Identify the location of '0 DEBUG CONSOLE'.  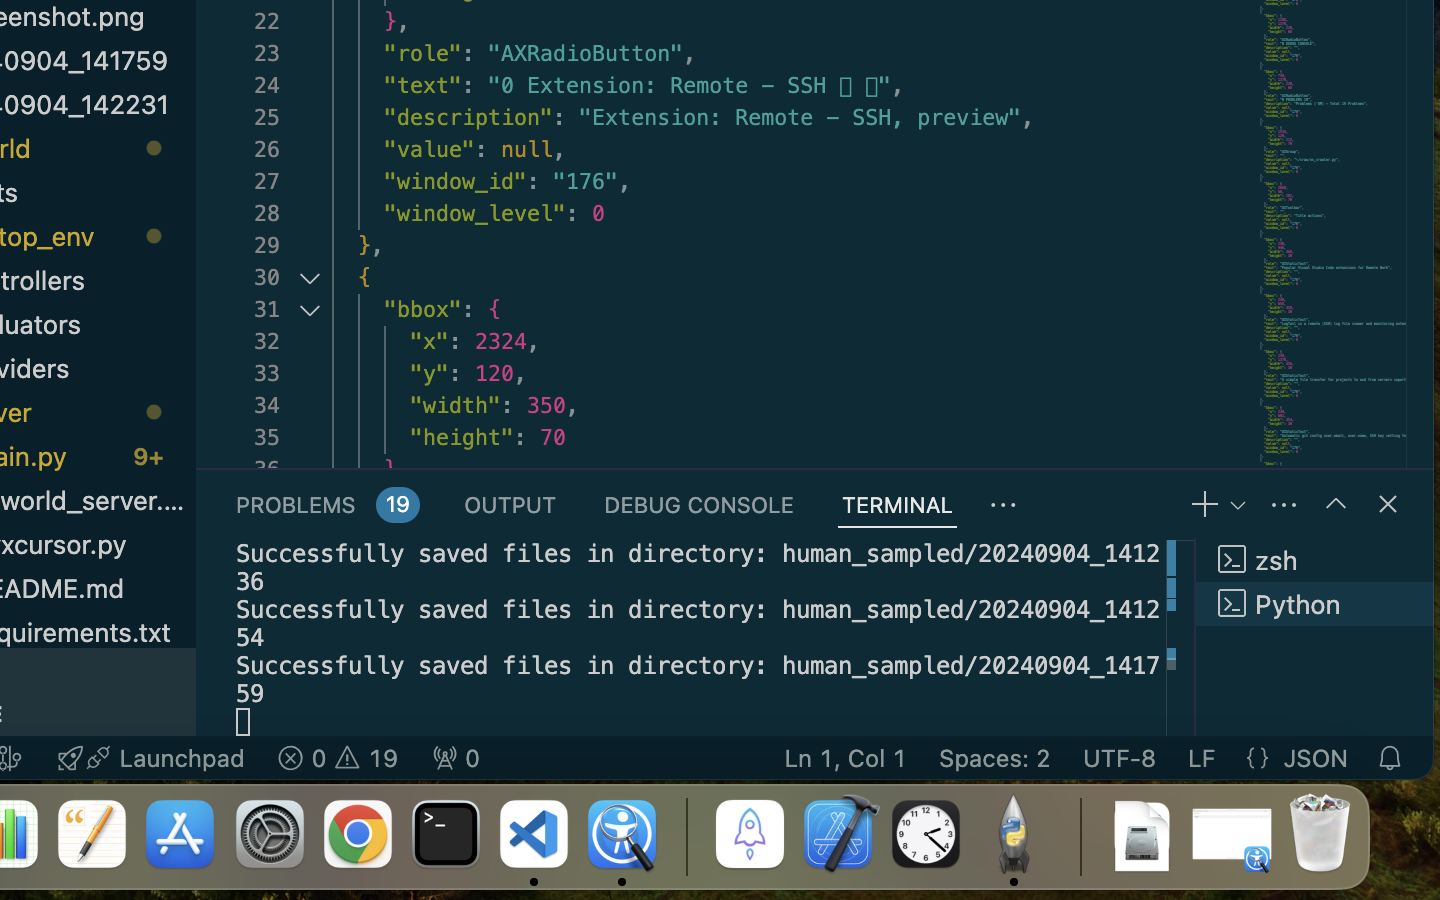
(698, 503).